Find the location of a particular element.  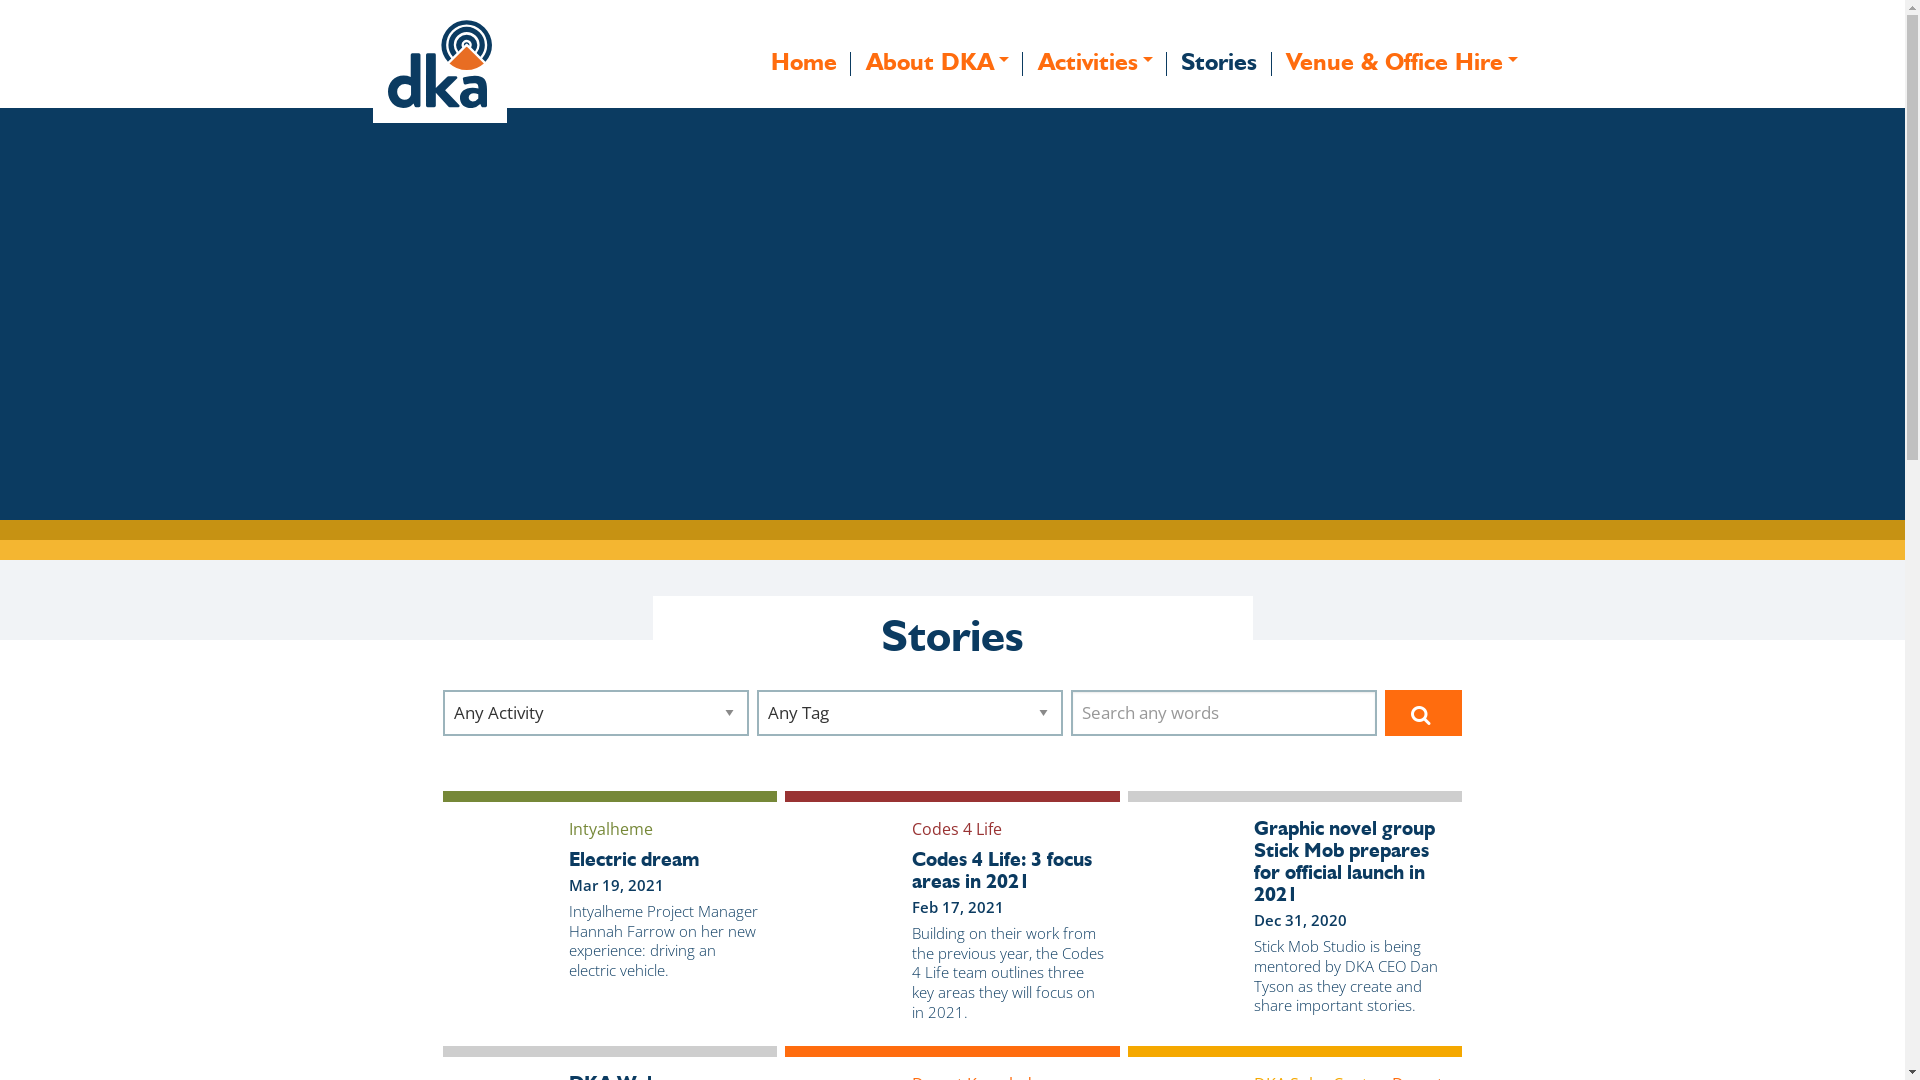

'About DKA' is located at coordinates (935, 61).